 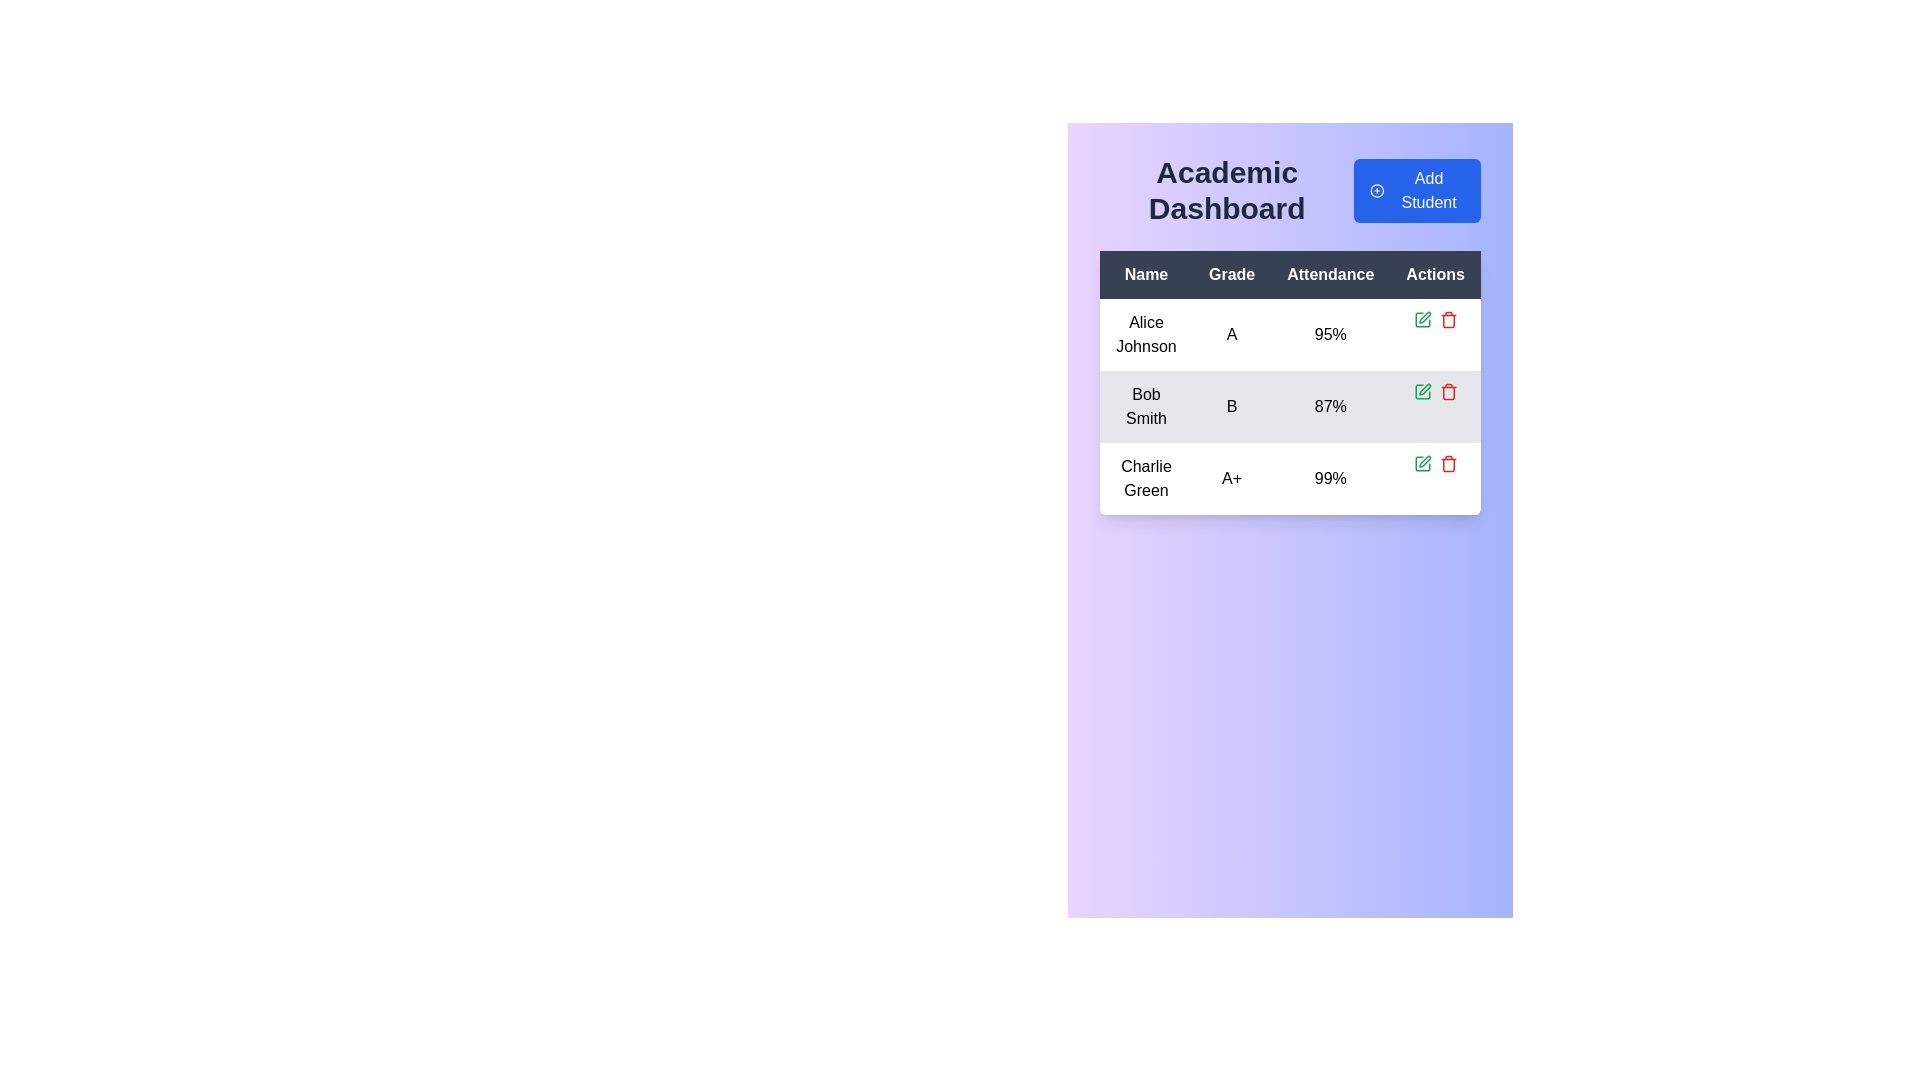 What do you see at coordinates (1416, 191) in the screenshot?
I see `the button located in the top-right corner of the interface, to the right of the 'Academic Dashboard' text` at bounding box center [1416, 191].